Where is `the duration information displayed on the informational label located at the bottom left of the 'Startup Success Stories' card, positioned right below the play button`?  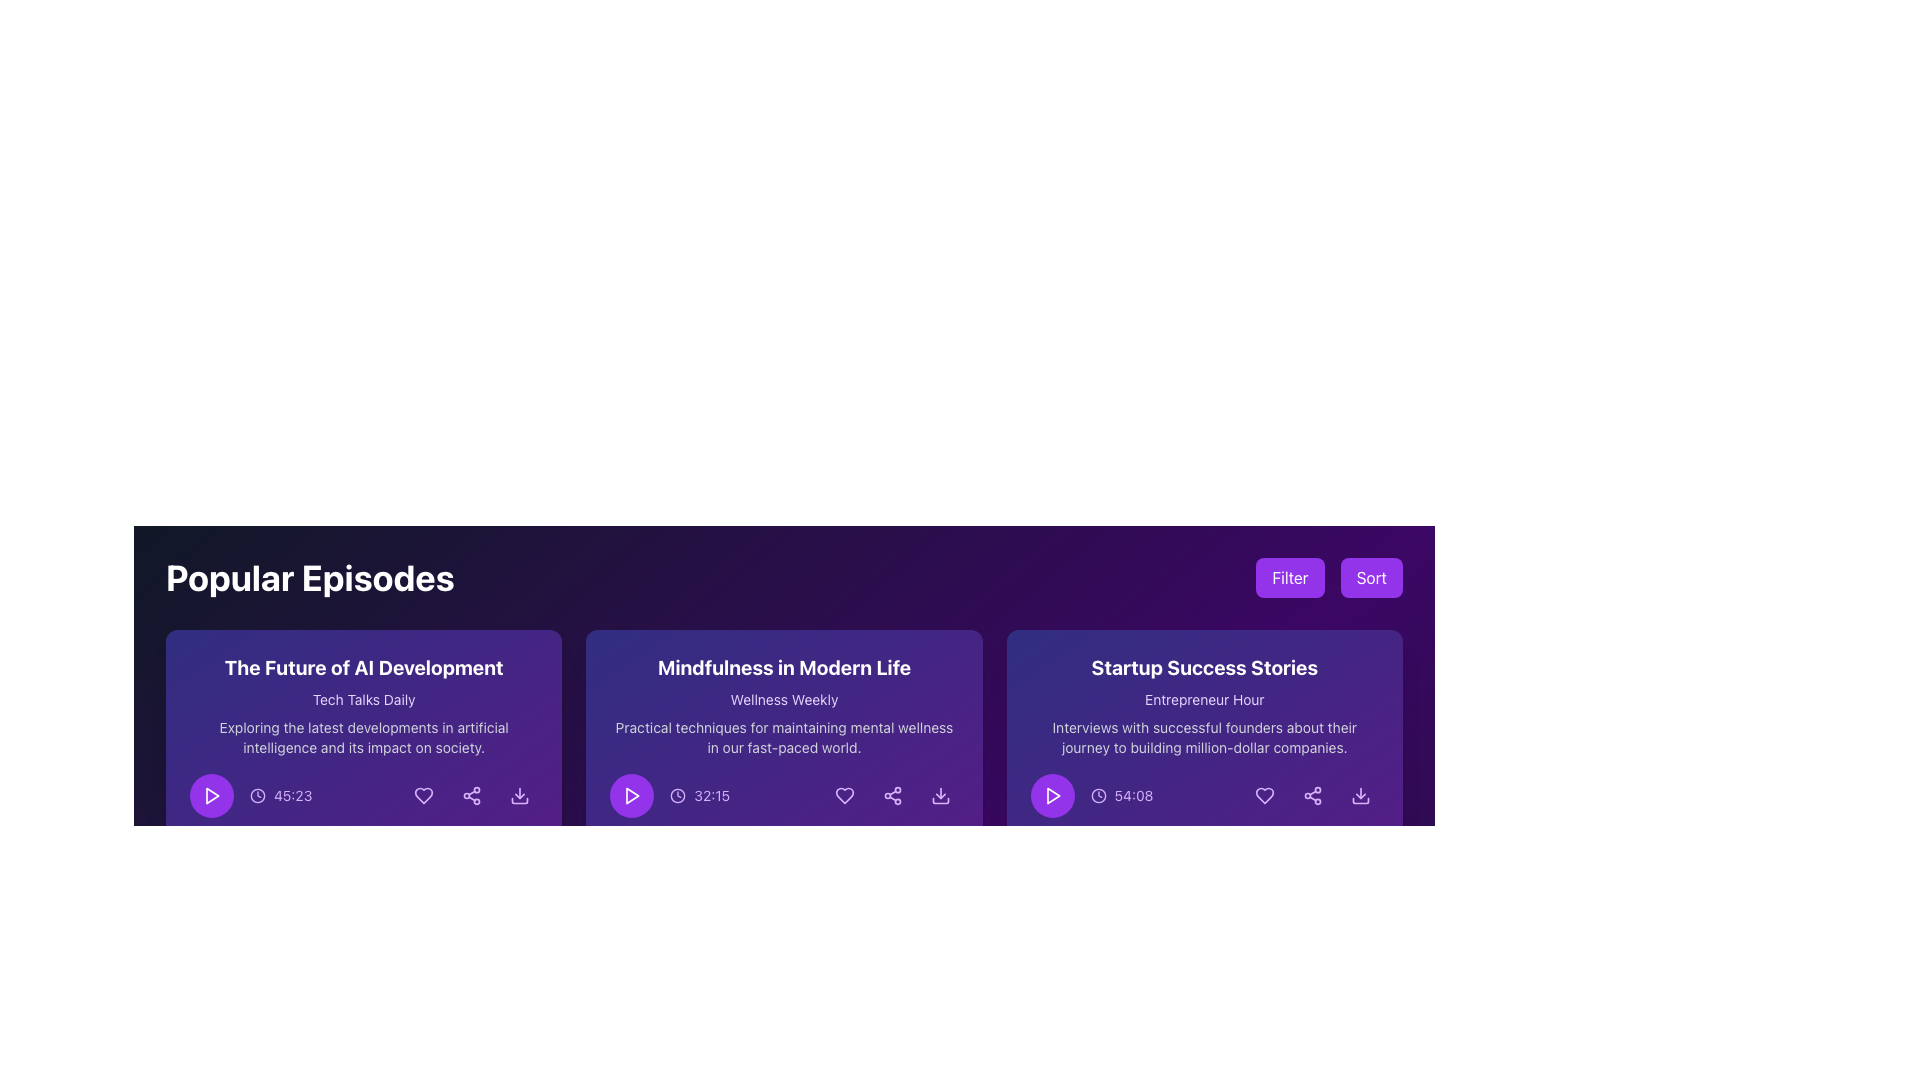 the duration information displayed on the informational label located at the bottom left of the 'Startup Success Stories' card, positioned right below the play button is located at coordinates (1091, 794).